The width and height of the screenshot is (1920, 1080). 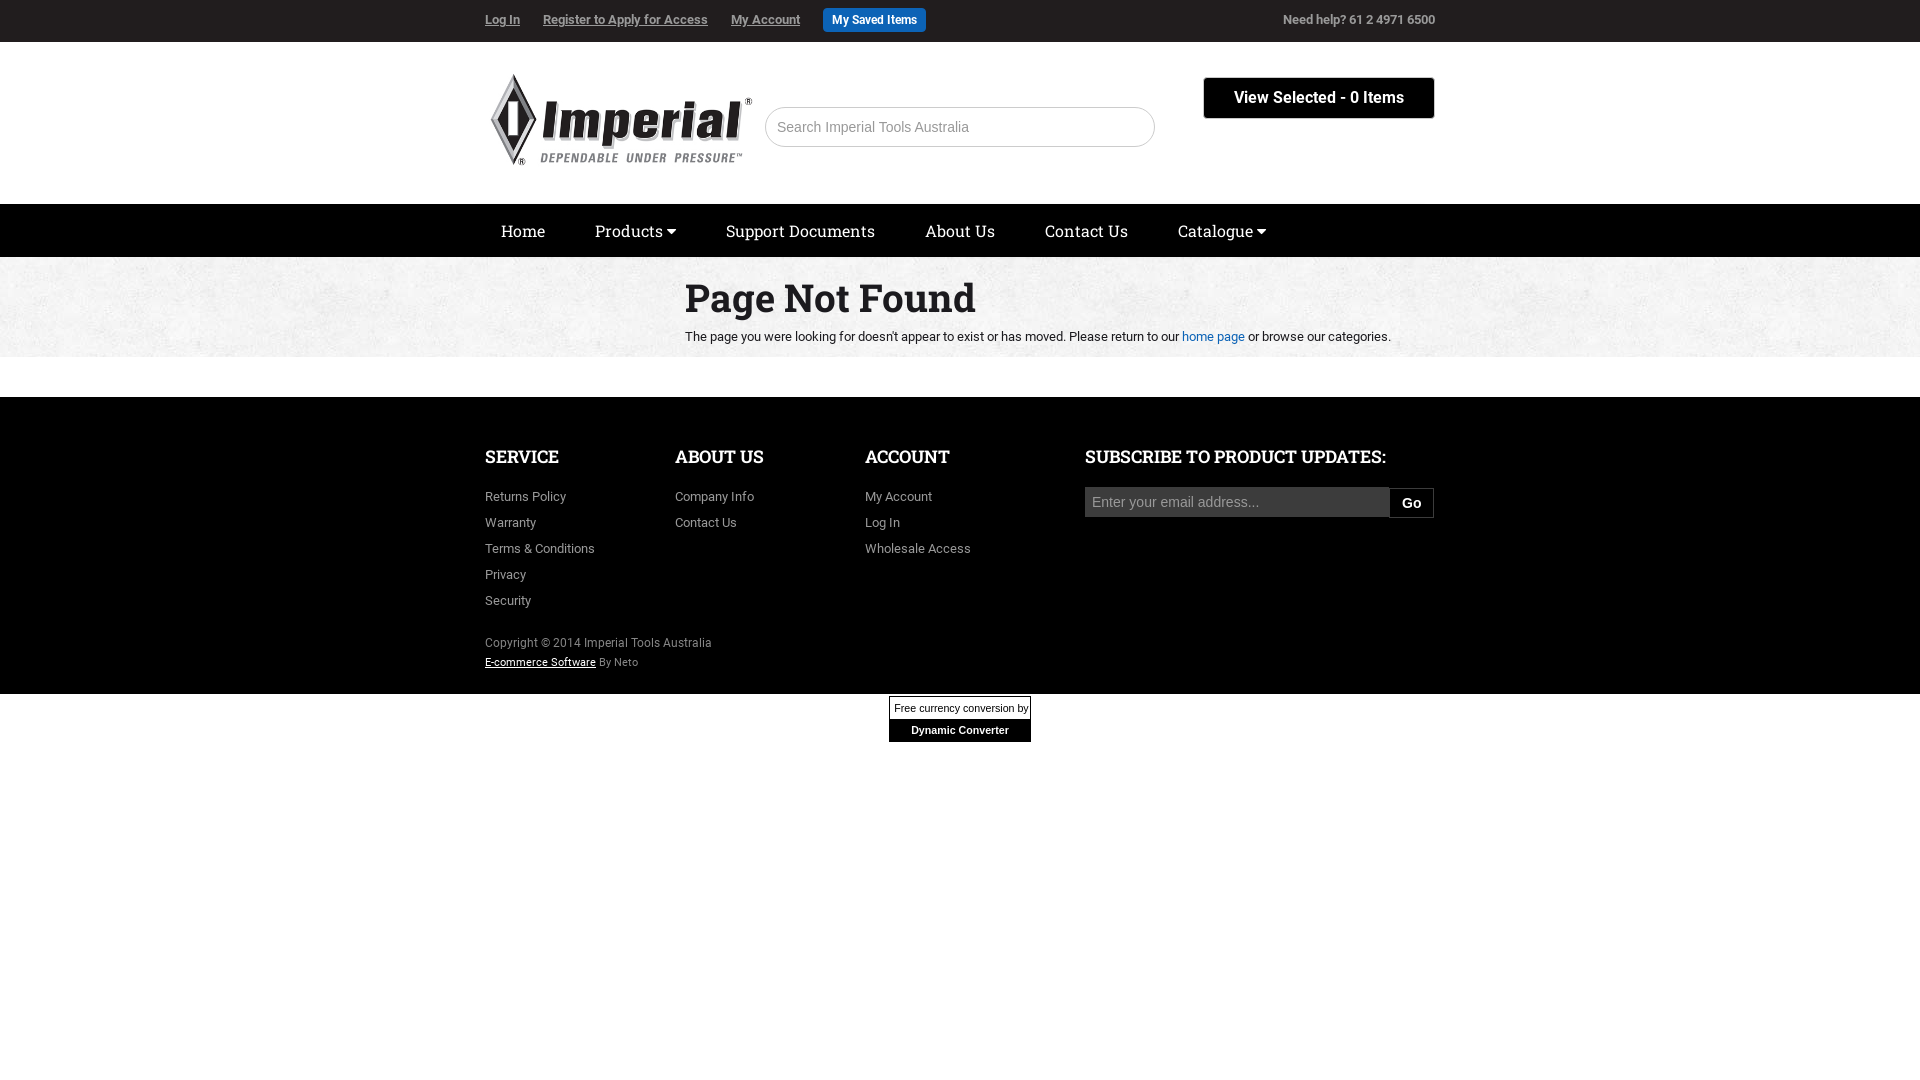 What do you see at coordinates (618, 113) in the screenshot?
I see `'Imperial Tools Australasia'` at bounding box center [618, 113].